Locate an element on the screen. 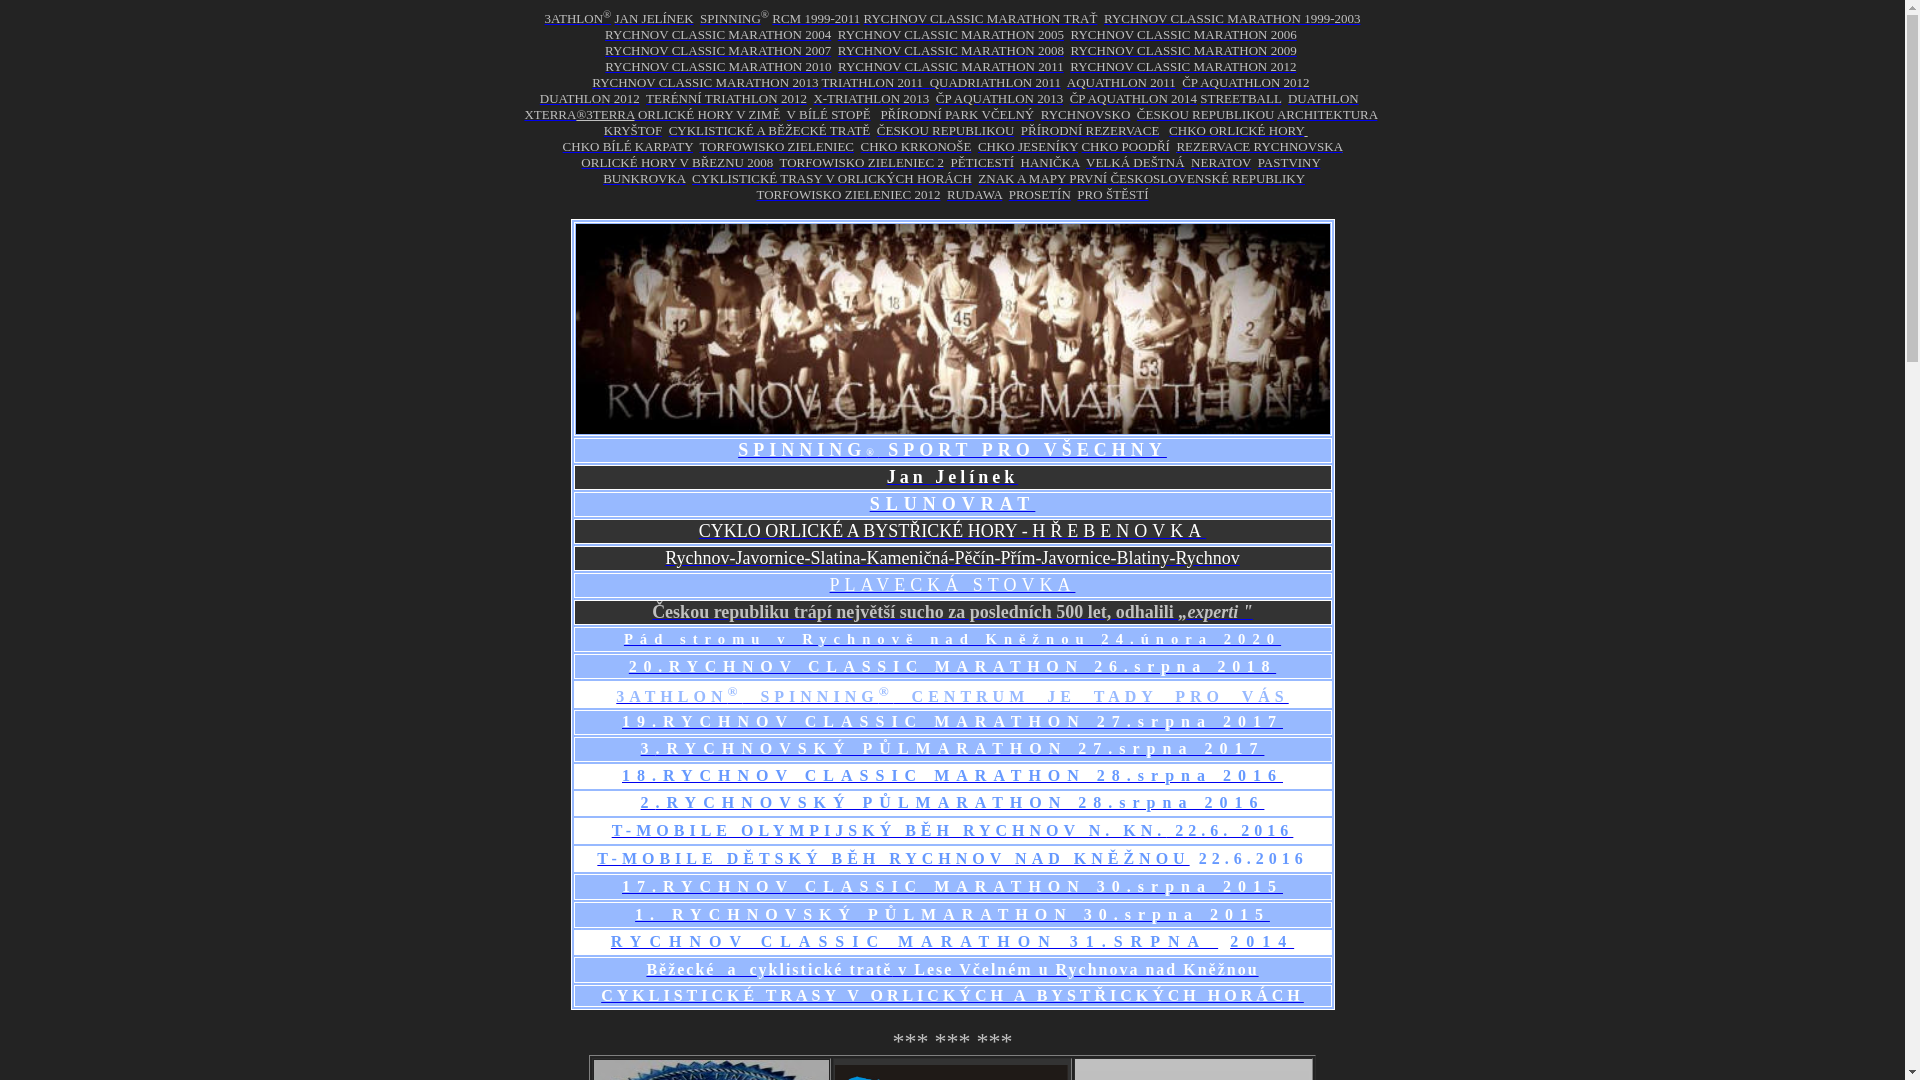 This screenshot has width=1920, height=1080. 'REZERVACE RYCHNOVSKA' is located at coordinates (1176, 145).